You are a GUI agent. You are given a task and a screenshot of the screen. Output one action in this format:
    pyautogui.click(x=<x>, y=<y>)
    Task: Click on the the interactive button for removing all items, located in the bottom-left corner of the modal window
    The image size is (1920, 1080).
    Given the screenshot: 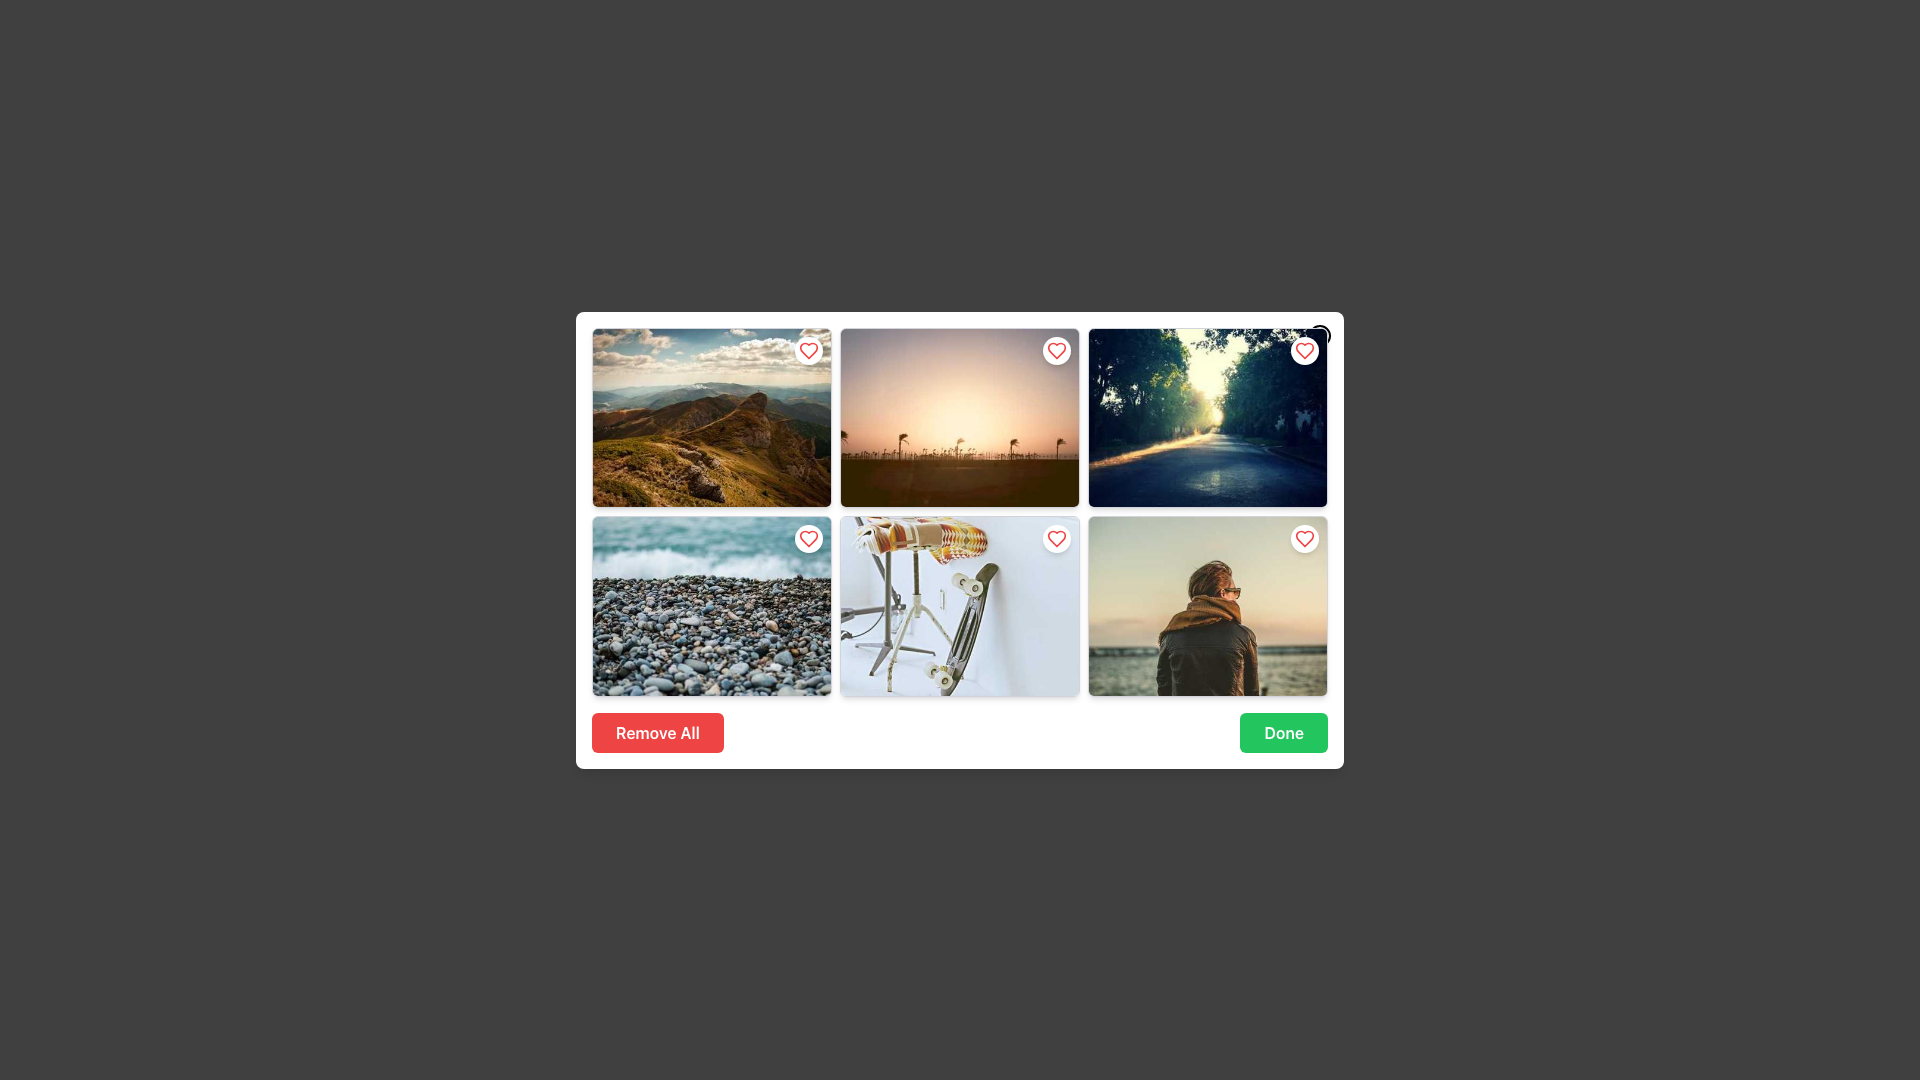 What is the action you would take?
    pyautogui.click(x=657, y=732)
    